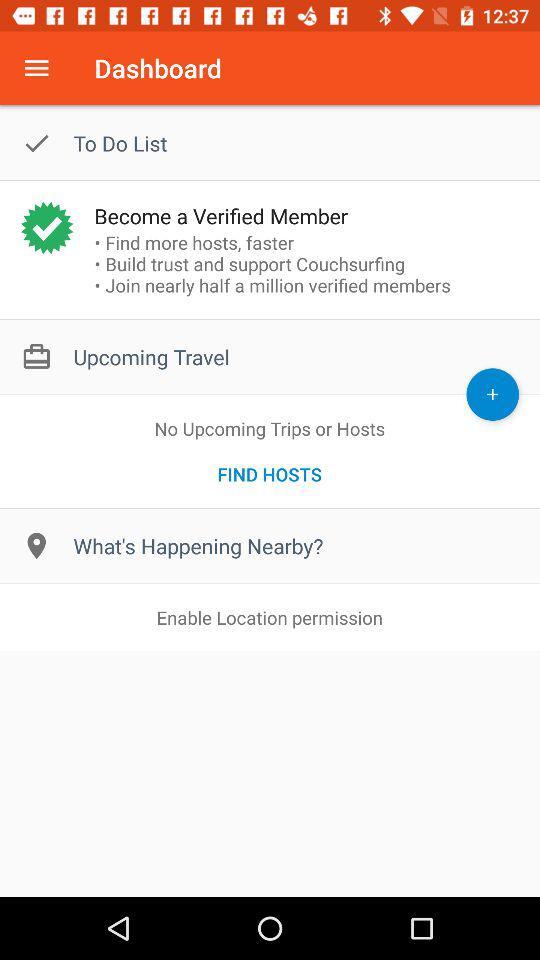 Image resolution: width=540 pixels, height=960 pixels. I want to click on the add icon, so click(491, 393).